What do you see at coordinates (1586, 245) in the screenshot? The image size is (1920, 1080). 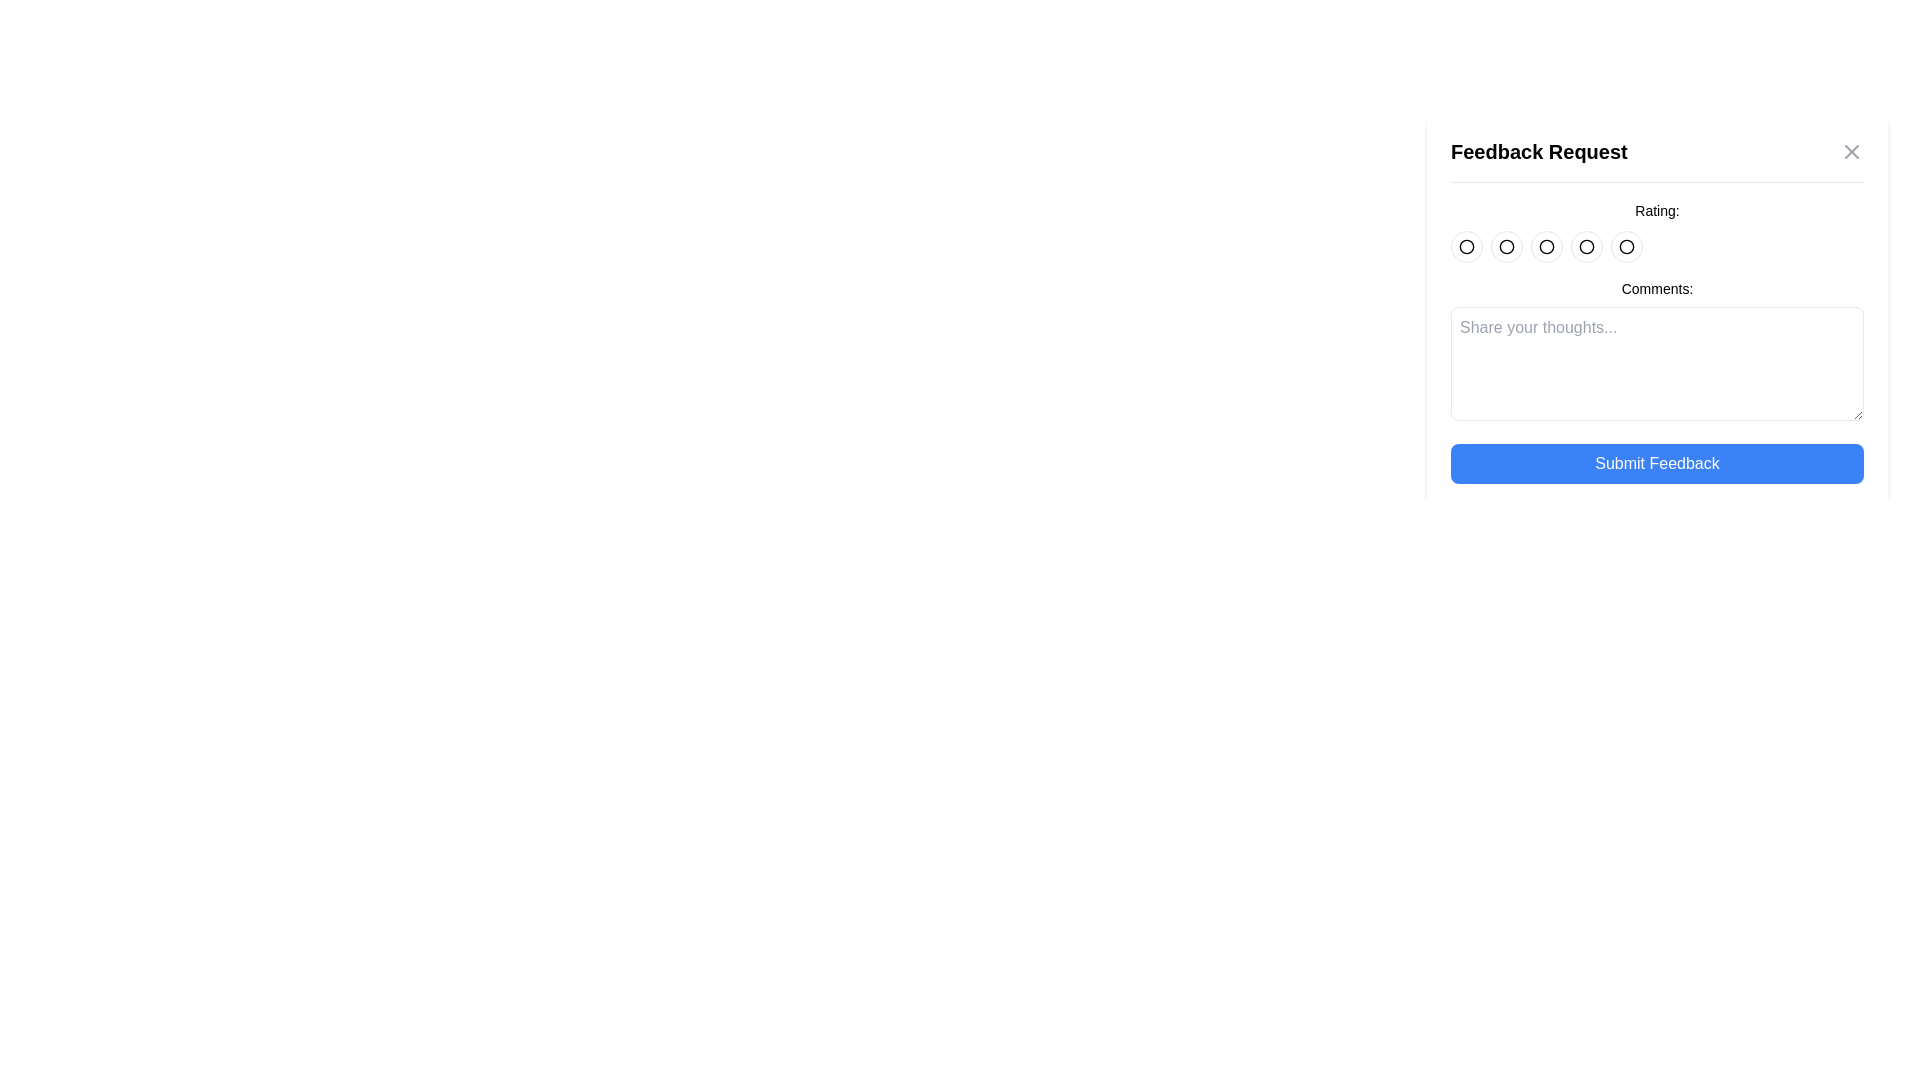 I see `the fourth circle icon in the feedback section` at bounding box center [1586, 245].